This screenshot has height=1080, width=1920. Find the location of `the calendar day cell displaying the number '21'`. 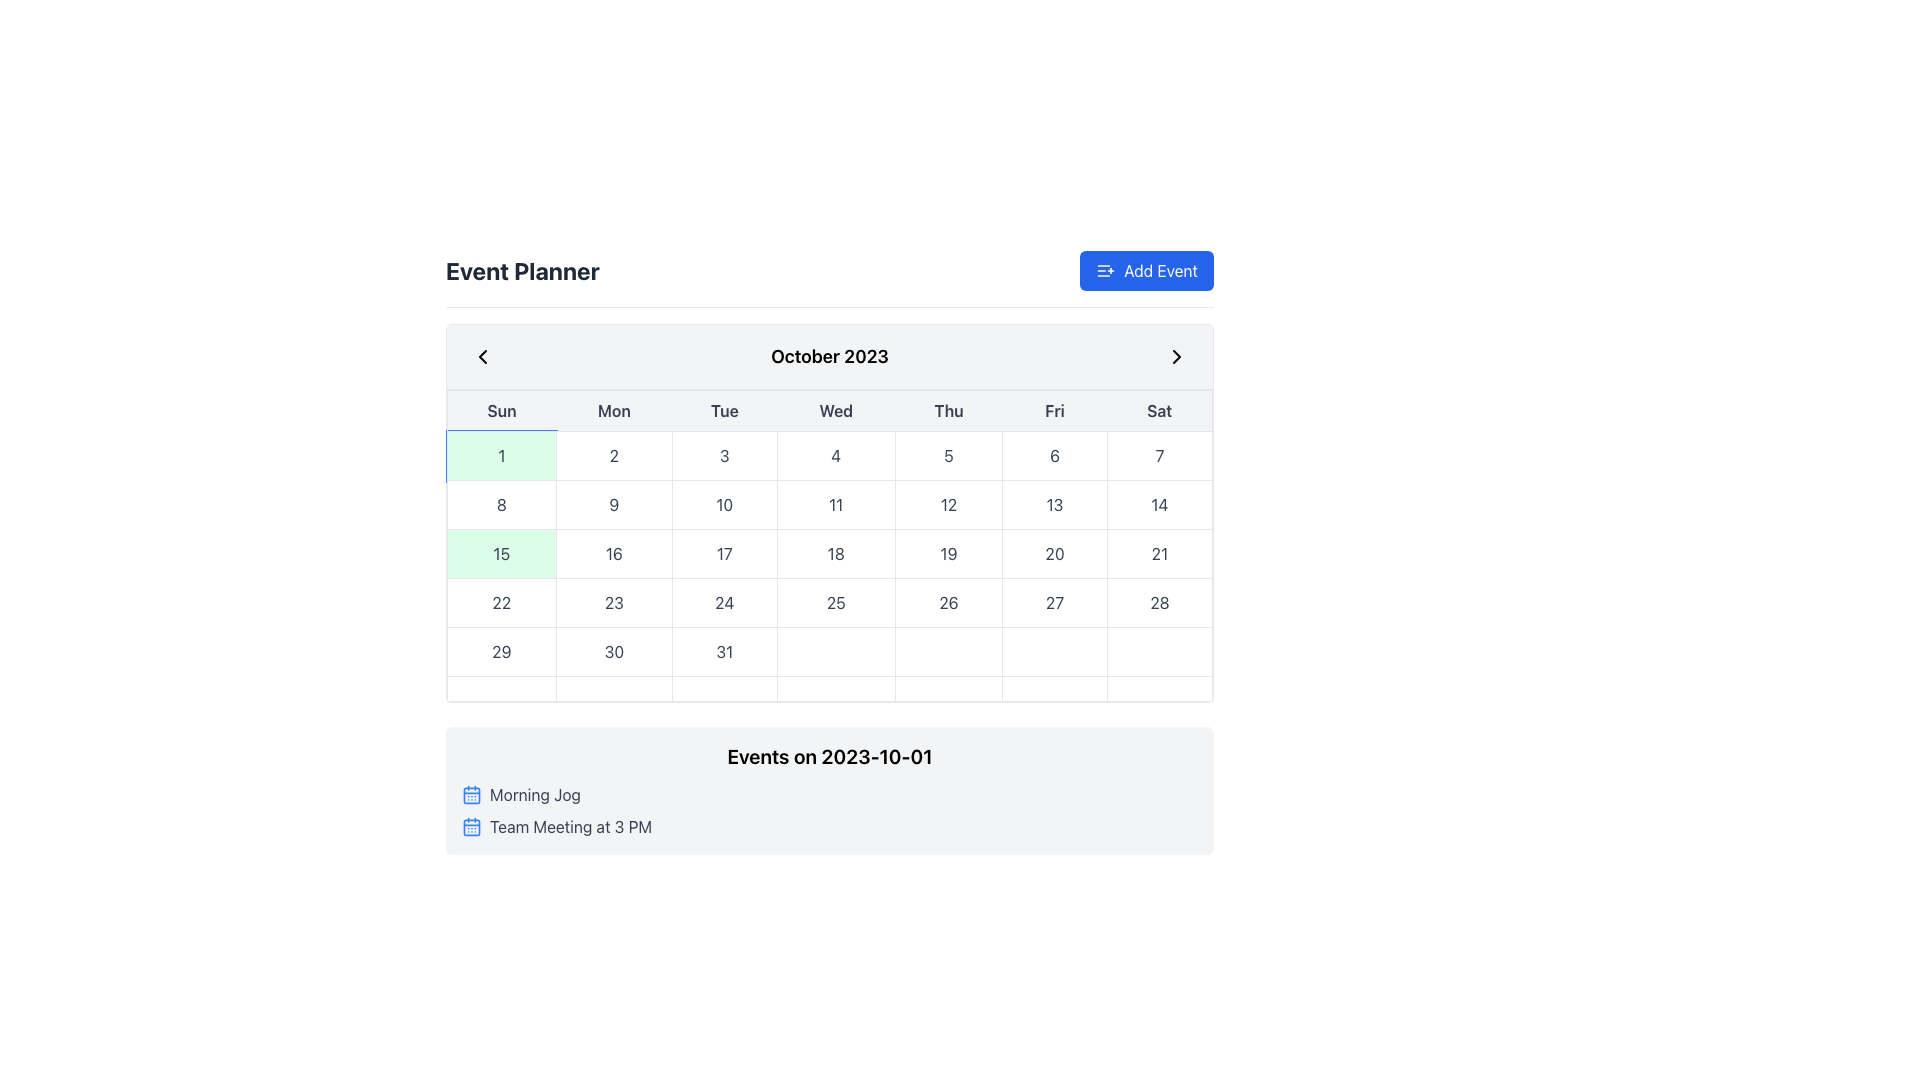

the calendar day cell displaying the number '21' is located at coordinates (1159, 554).